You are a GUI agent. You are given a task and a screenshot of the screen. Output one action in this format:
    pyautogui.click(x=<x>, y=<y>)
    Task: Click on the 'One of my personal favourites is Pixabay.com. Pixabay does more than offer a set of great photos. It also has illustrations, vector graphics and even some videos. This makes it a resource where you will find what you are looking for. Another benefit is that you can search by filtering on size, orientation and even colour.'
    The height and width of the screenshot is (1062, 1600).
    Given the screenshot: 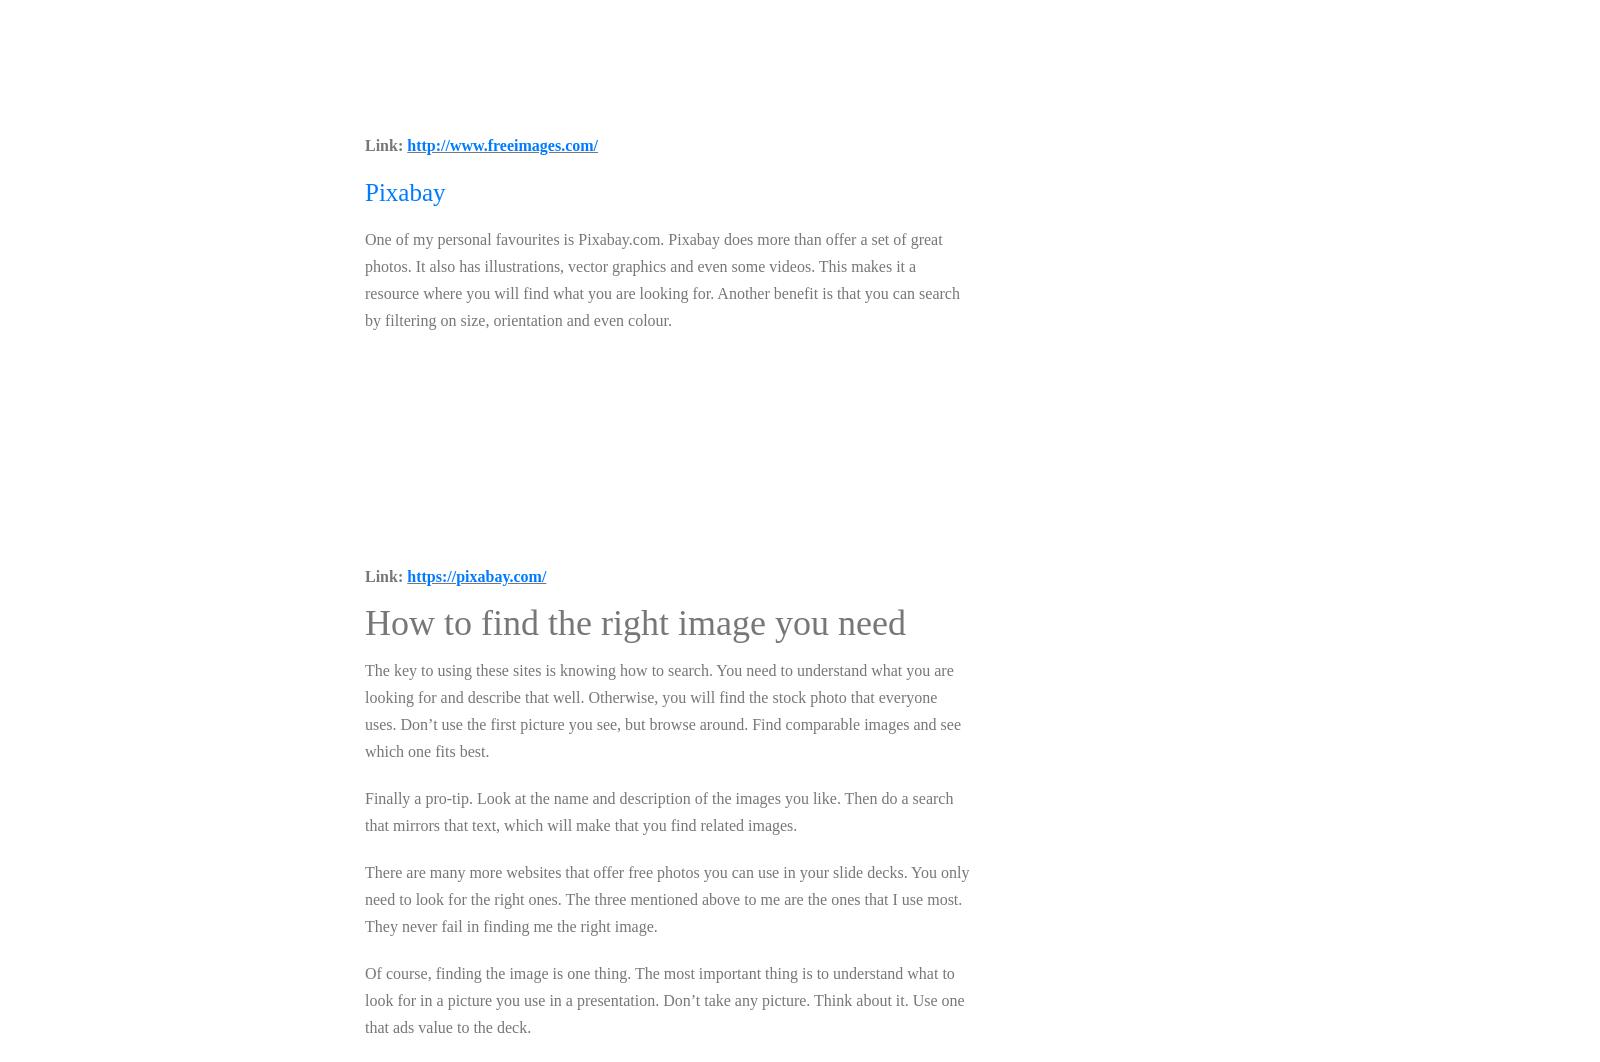 What is the action you would take?
    pyautogui.click(x=364, y=279)
    